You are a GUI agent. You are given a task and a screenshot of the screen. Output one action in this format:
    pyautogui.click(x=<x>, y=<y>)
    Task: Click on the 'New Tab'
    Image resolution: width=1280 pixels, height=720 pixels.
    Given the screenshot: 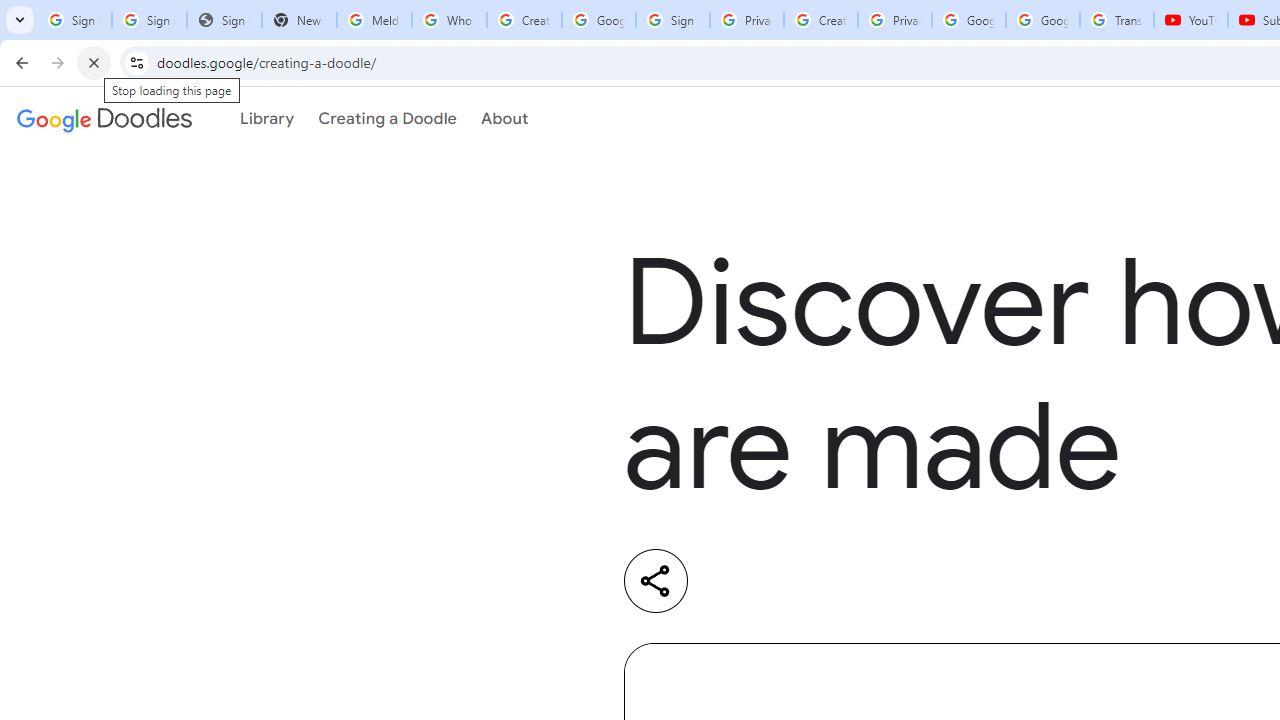 What is the action you would take?
    pyautogui.click(x=298, y=20)
    